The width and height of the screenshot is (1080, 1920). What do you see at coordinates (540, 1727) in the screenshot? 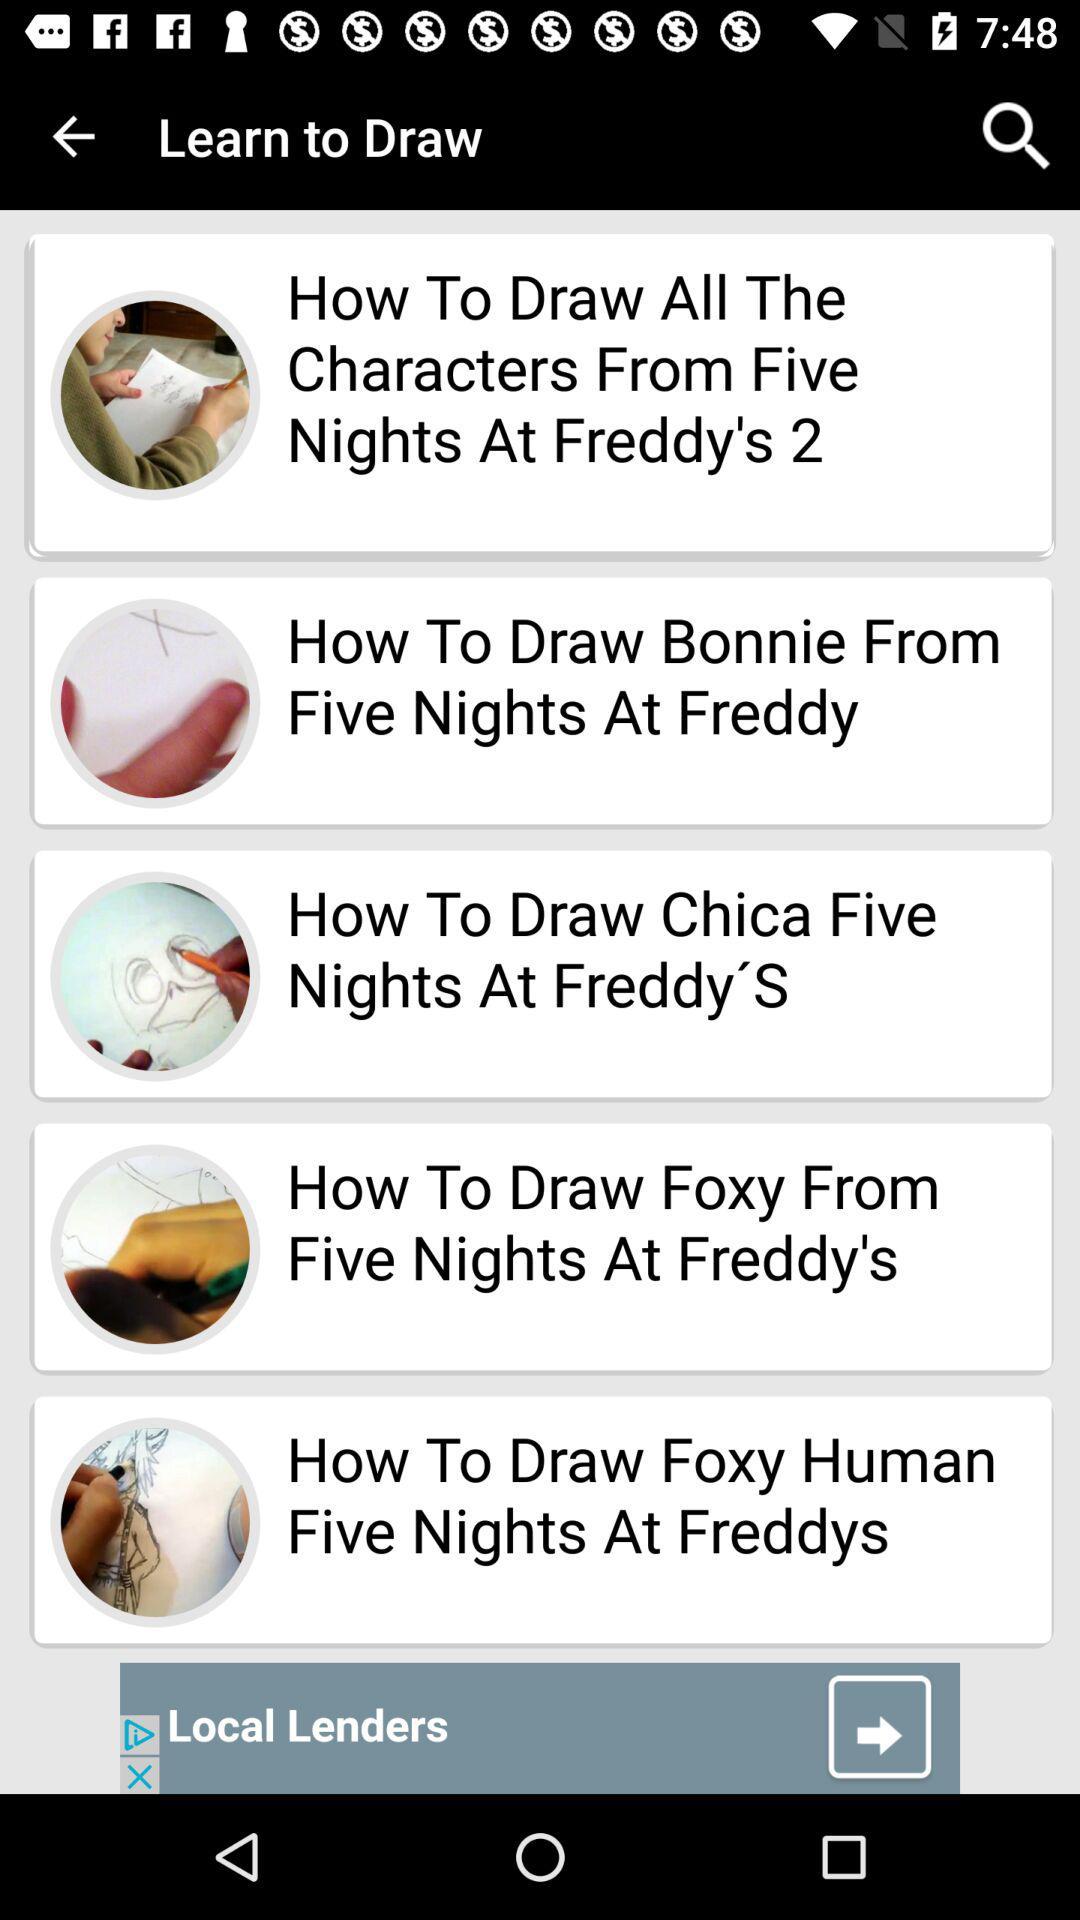
I see `open advertisement` at bounding box center [540, 1727].